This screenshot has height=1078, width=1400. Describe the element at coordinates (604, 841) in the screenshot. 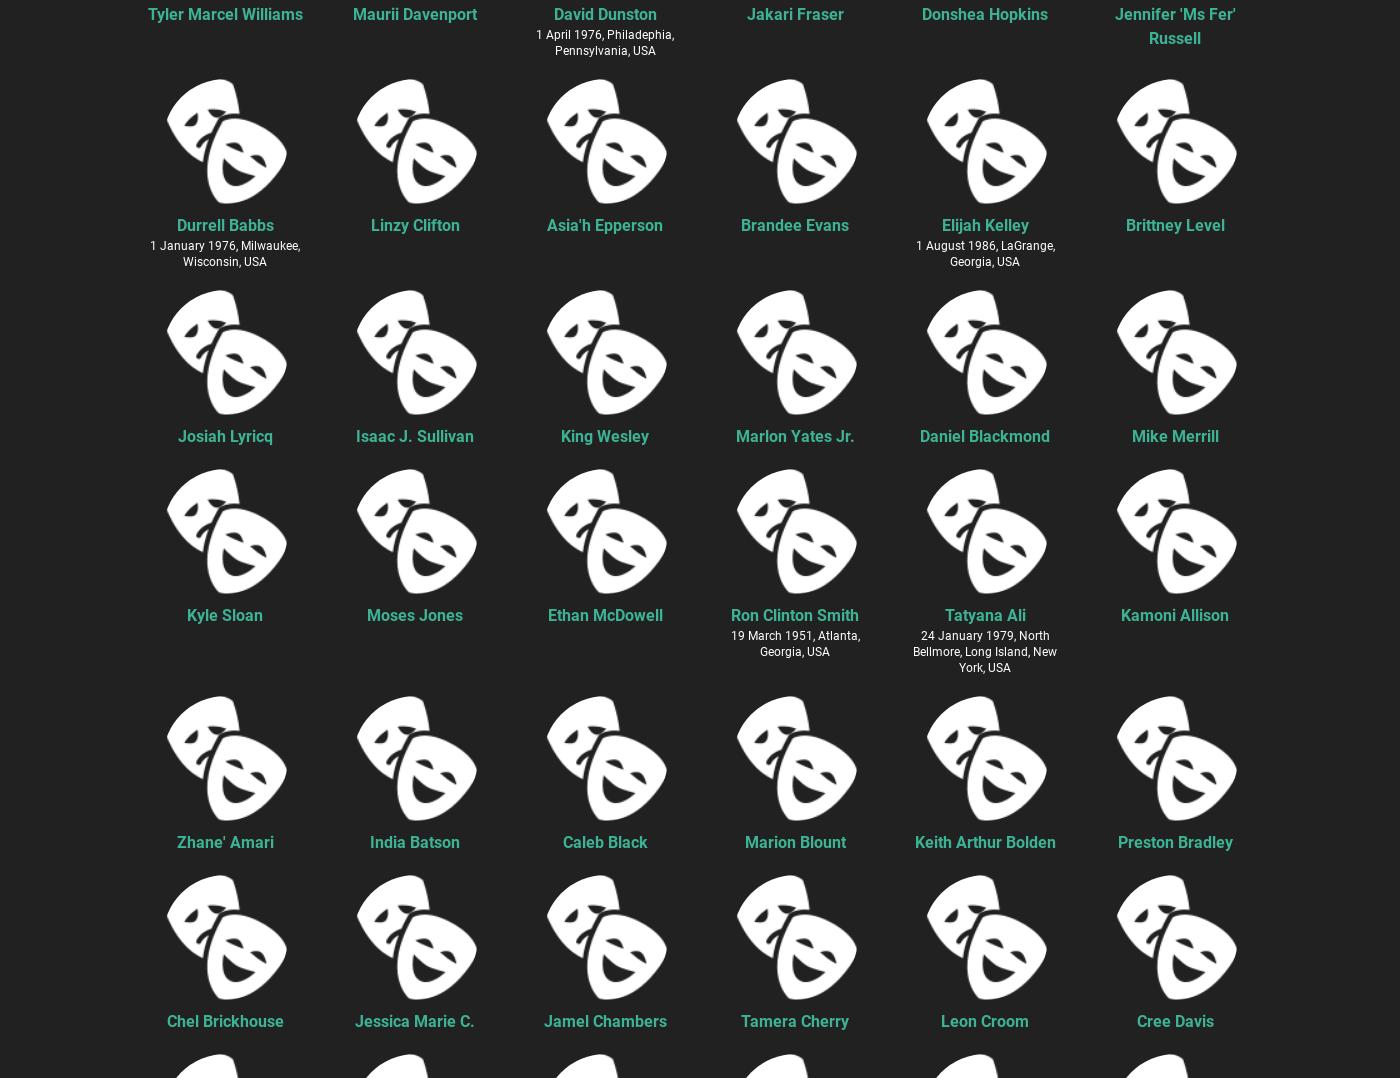

I see `'Caleb Black'` at that location.